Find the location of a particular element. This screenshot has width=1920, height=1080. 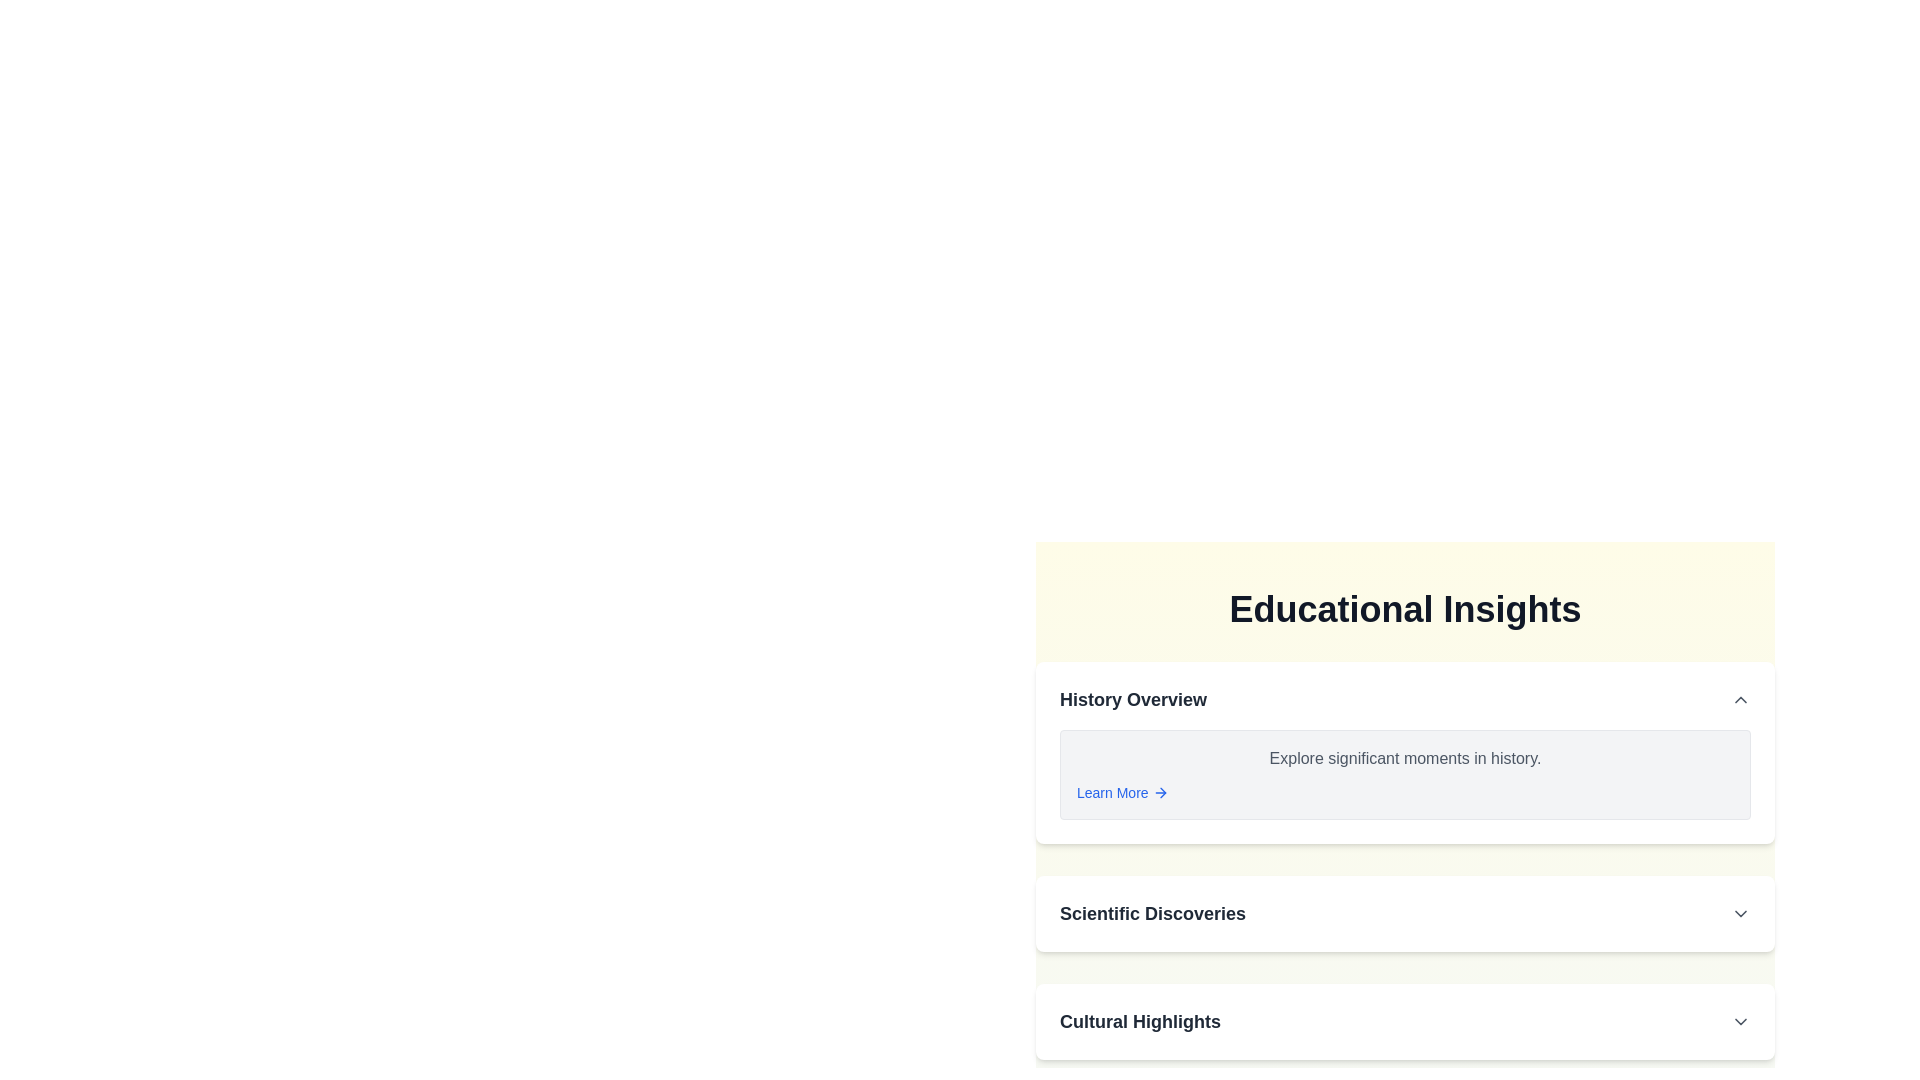

the right-pointing arrow icon, which is adjacent to the 'Learn More' text is located at coordinates (1160, 792).